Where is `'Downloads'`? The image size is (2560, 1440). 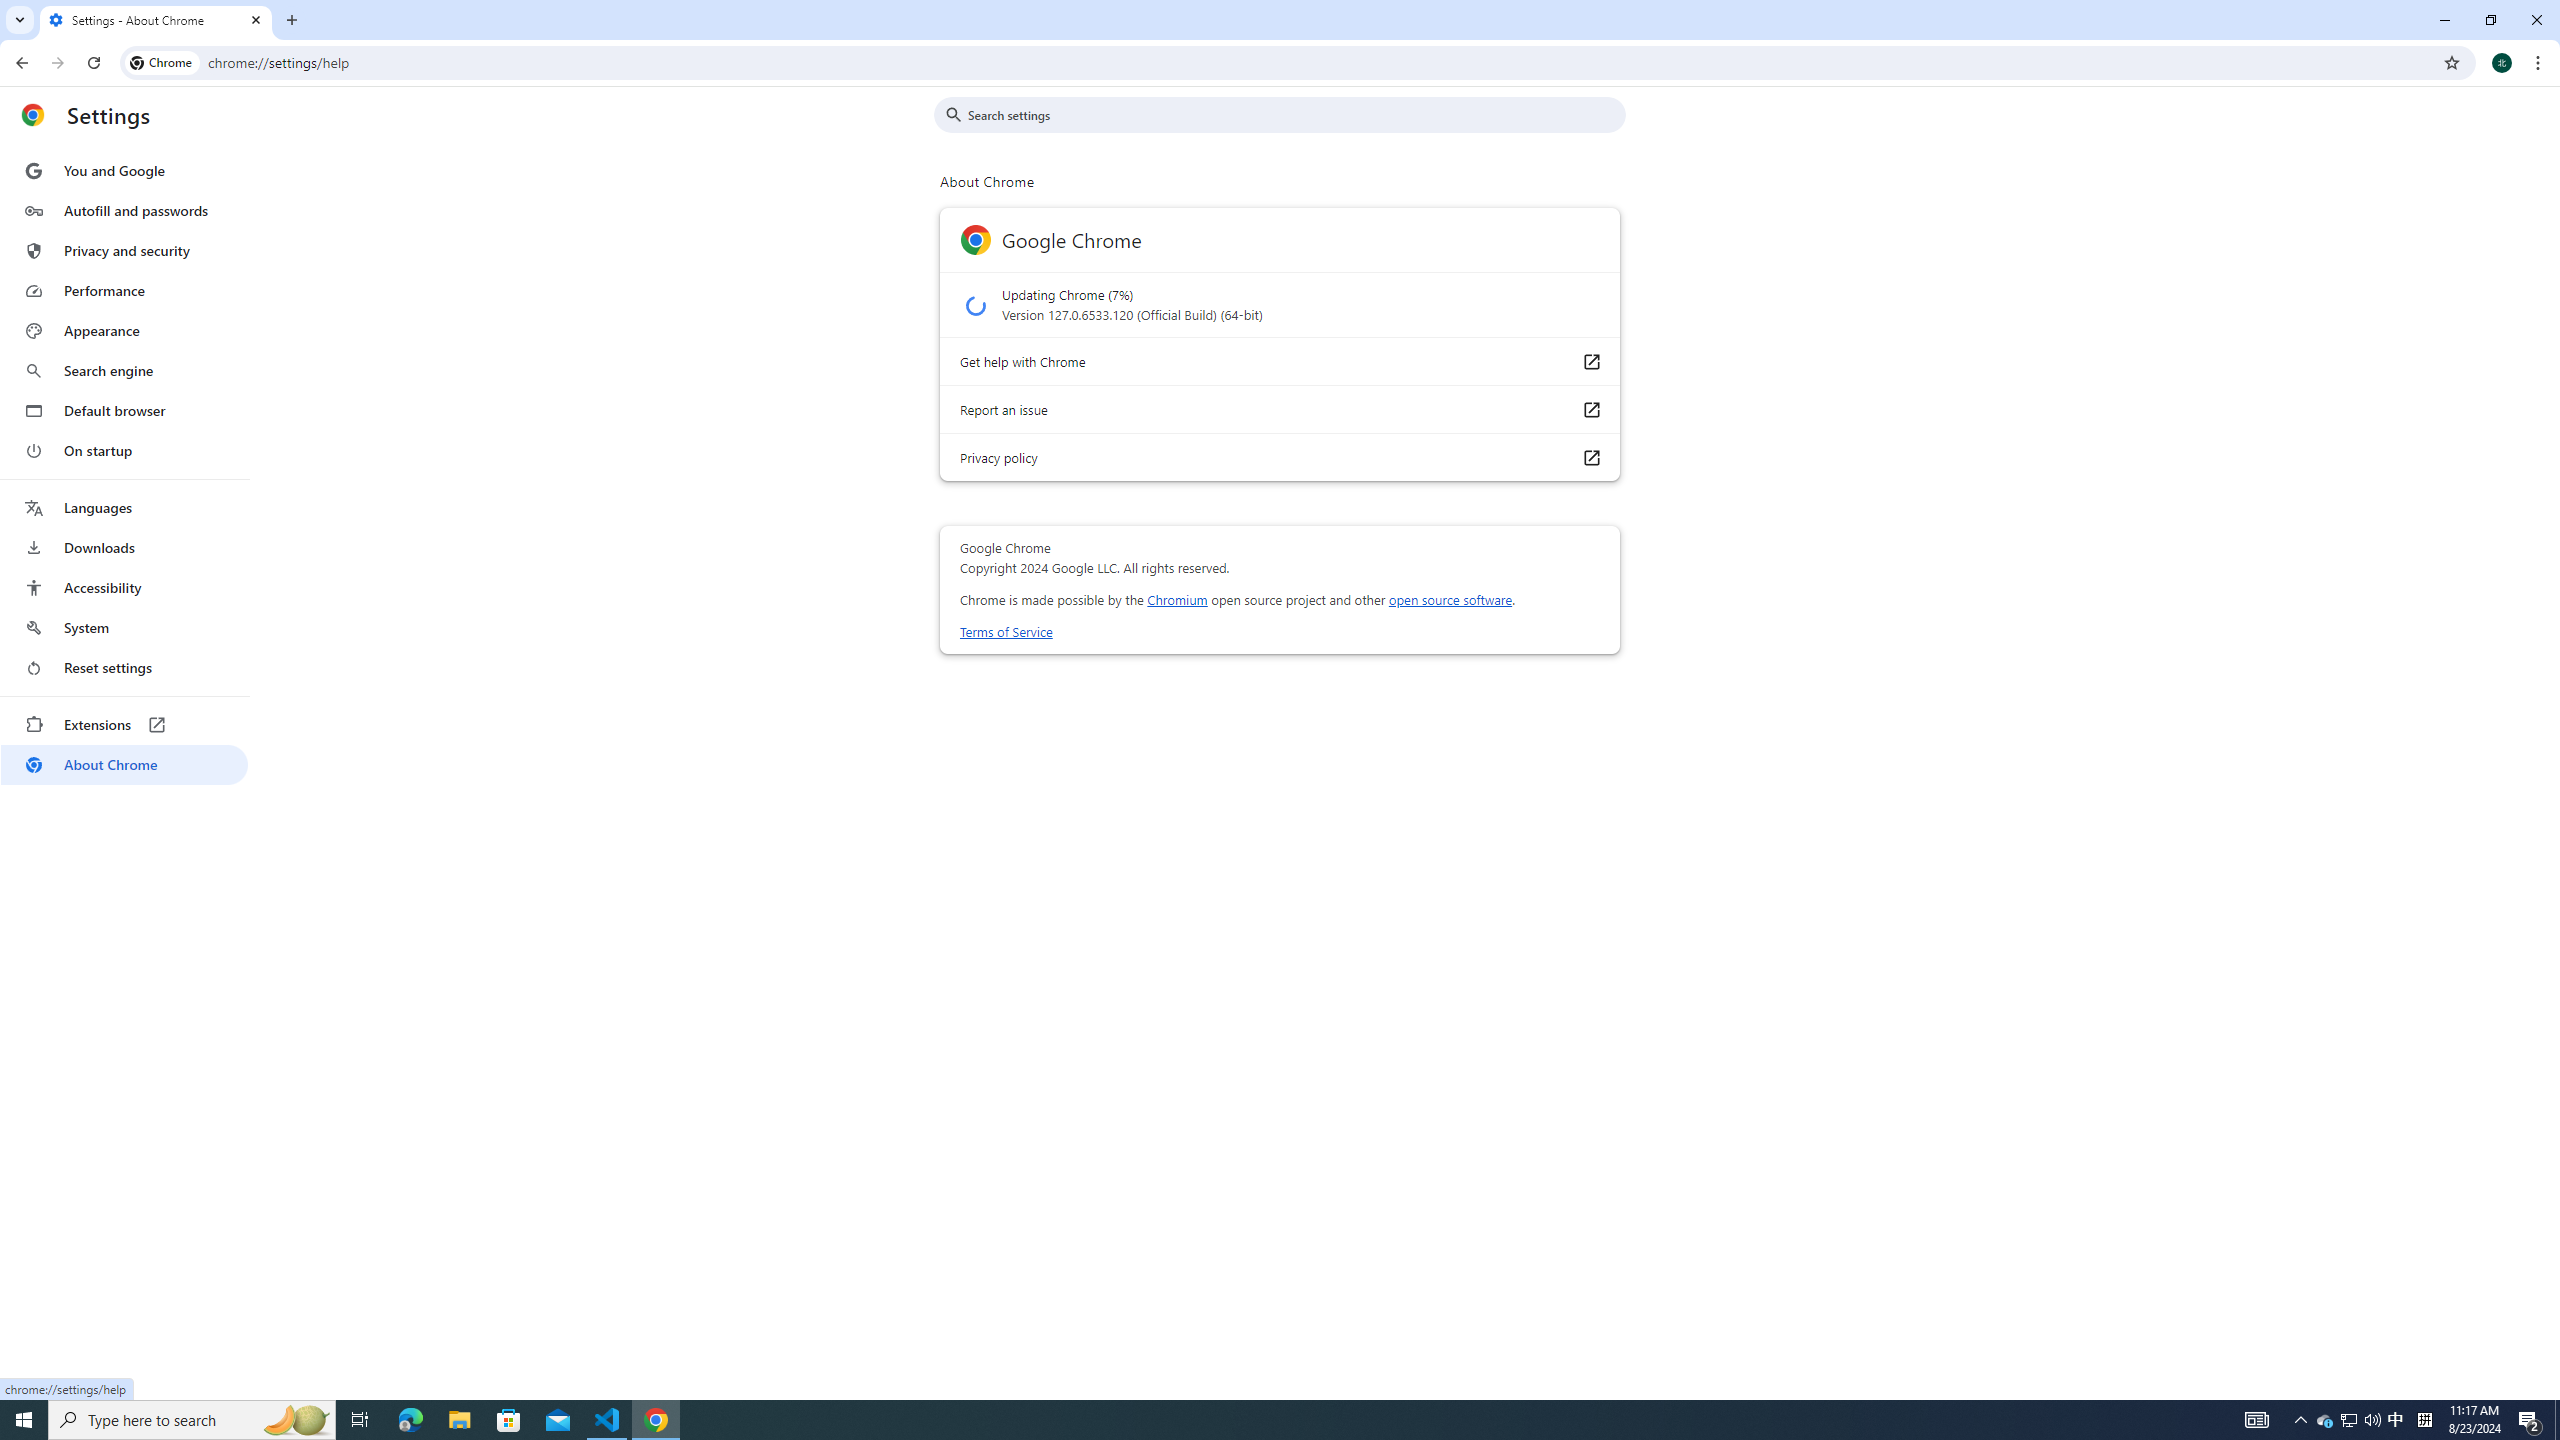 'Downloads' is located at coordinates (123, 547).